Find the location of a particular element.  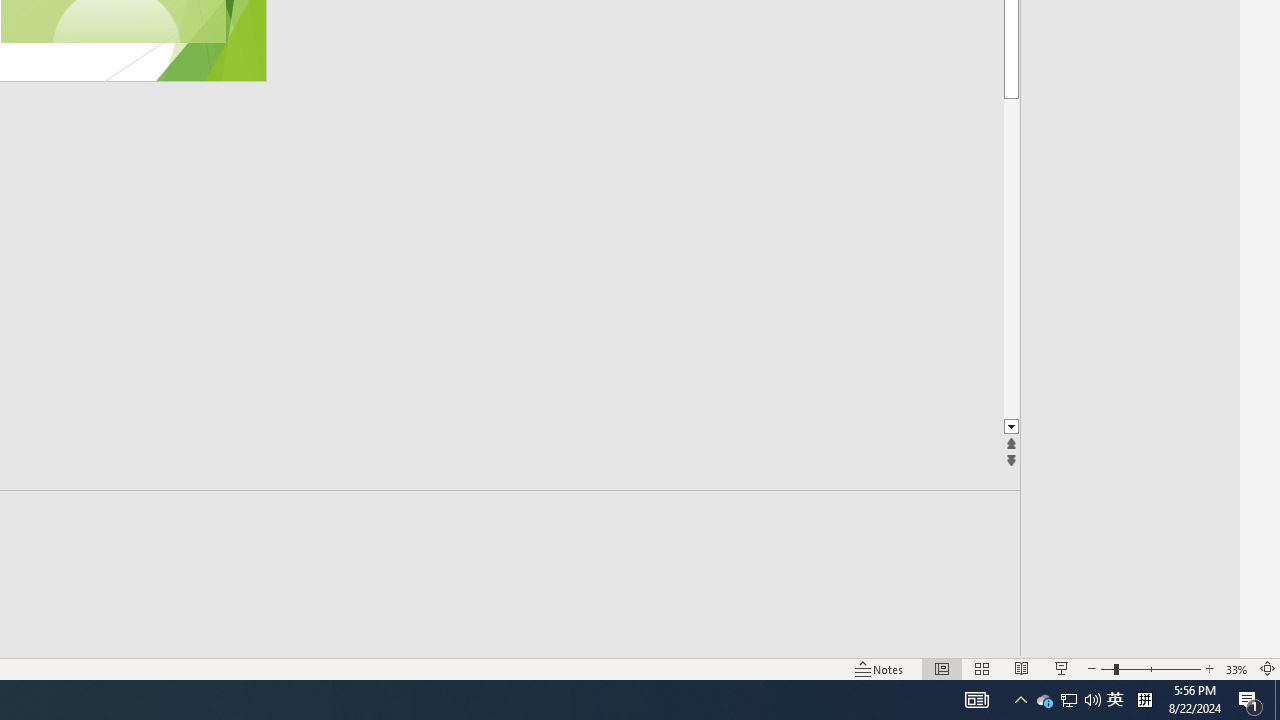

'Zoom' is located at coordinates (1150, 669).